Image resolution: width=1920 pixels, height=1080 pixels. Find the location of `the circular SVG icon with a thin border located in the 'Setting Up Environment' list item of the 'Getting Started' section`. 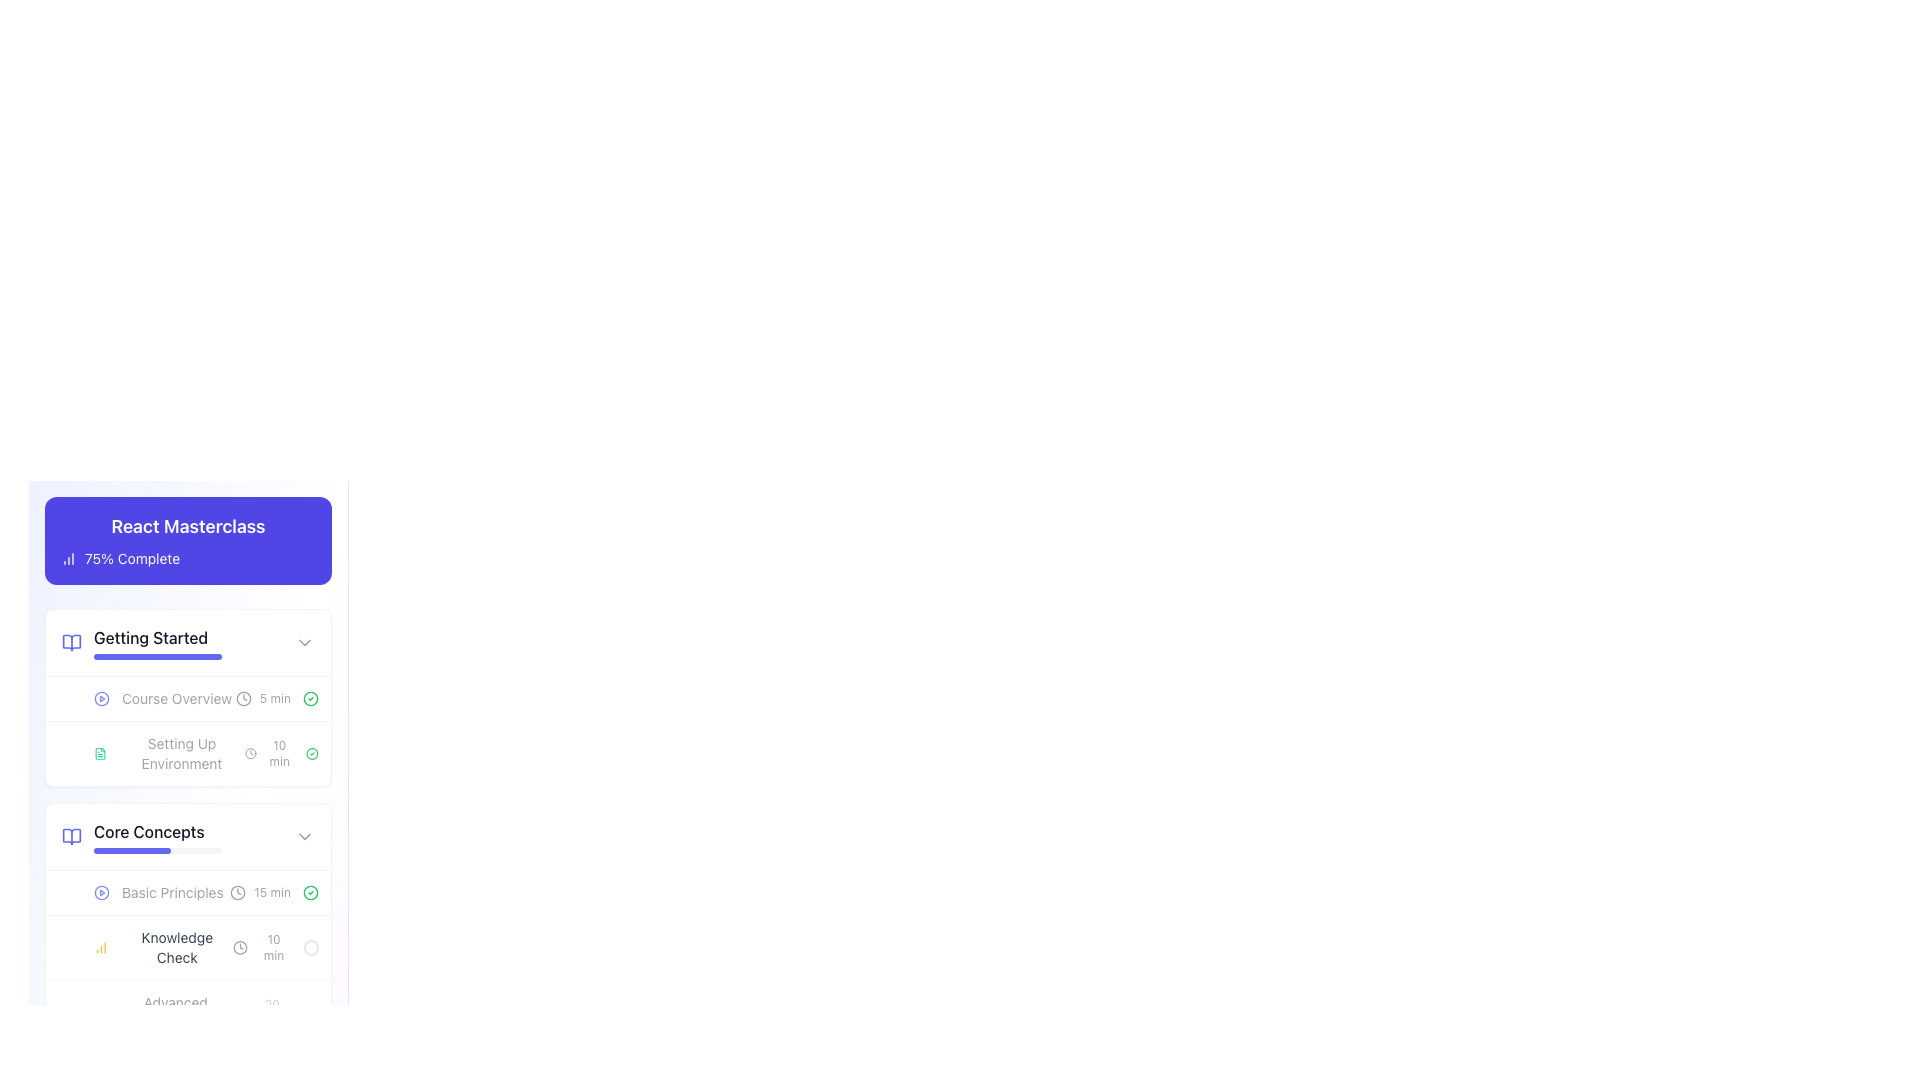

the circular SVG icon with a thin border located in the 'Setting Up Environment' list item of the 'Getting Started' section is located at coordinates (310, 697).